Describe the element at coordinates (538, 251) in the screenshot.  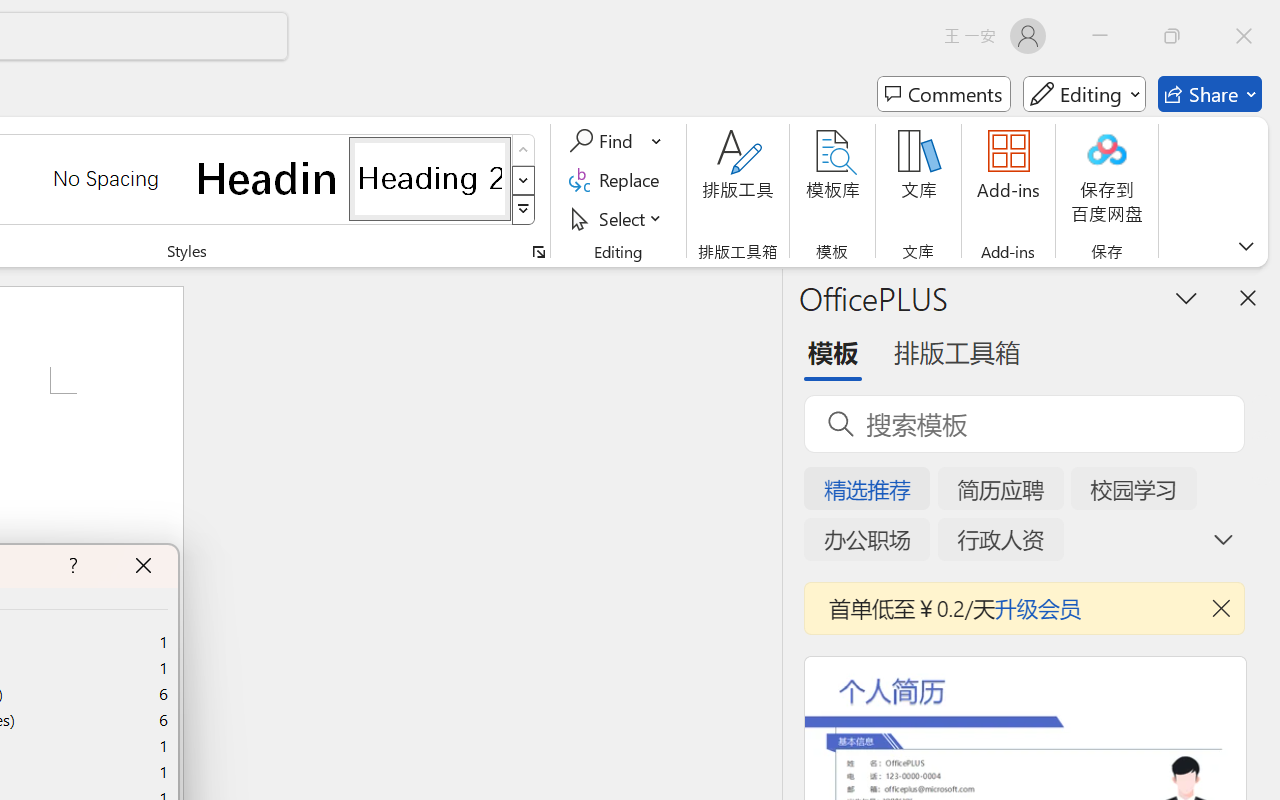
I see `'Styles...'` at that location.